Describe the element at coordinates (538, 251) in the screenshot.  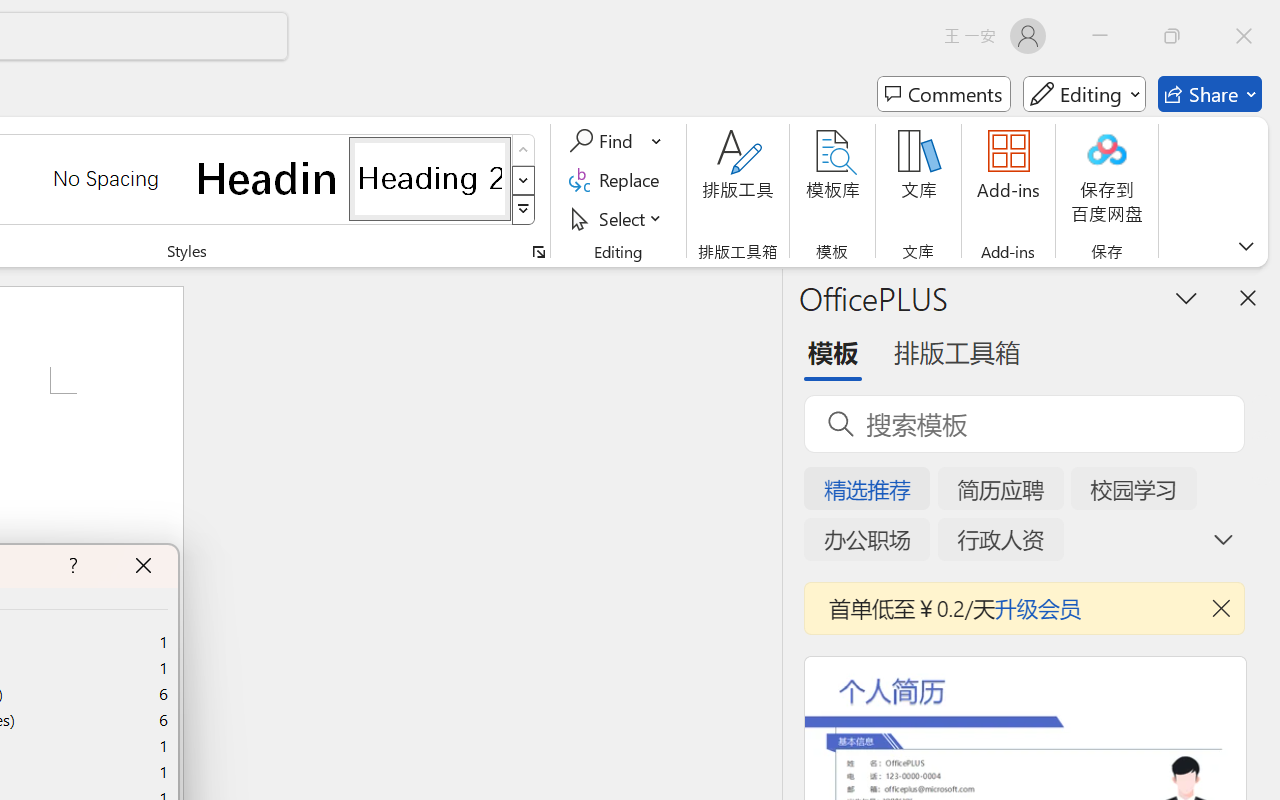
I see `'Styles...'` at that location.